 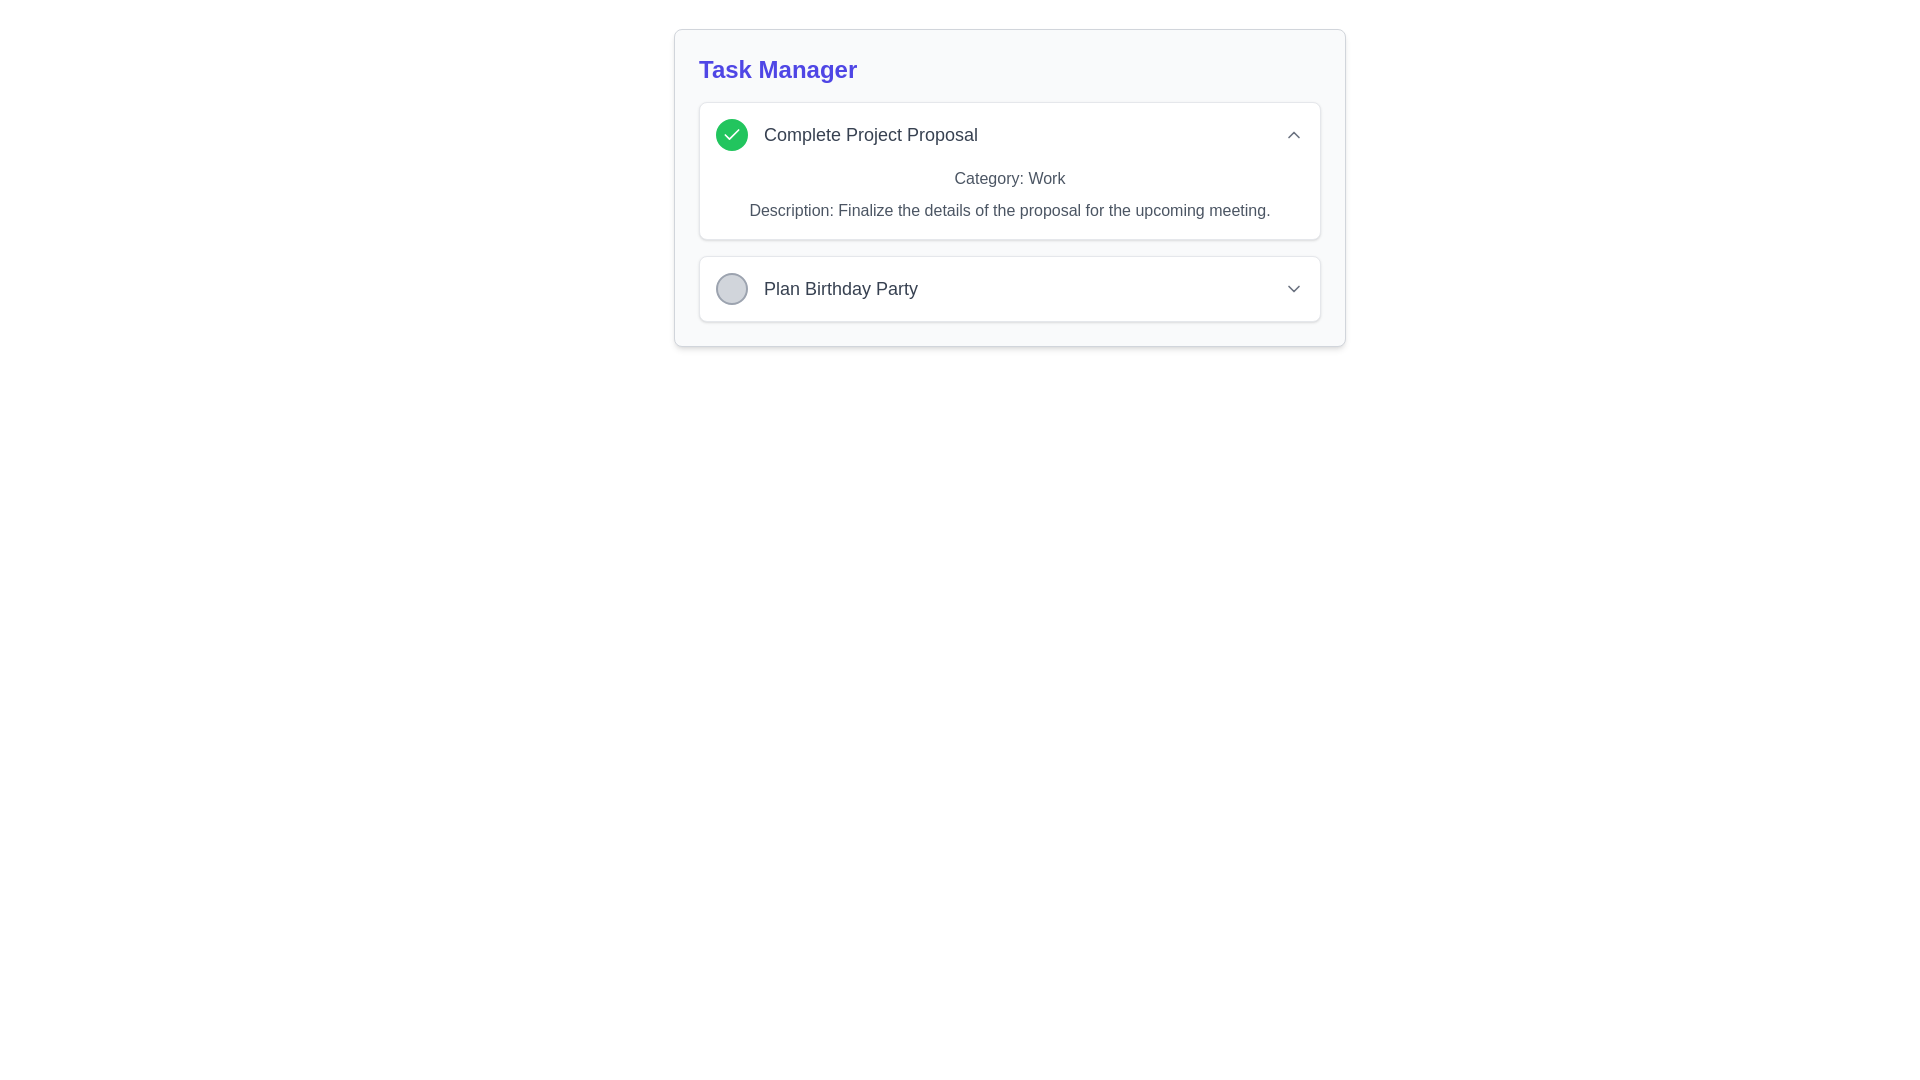 I want to click on the Text Display element that shows details about the task 'Complete Project Proposal', located below the title within the task card, so click(x=1009, y=195).